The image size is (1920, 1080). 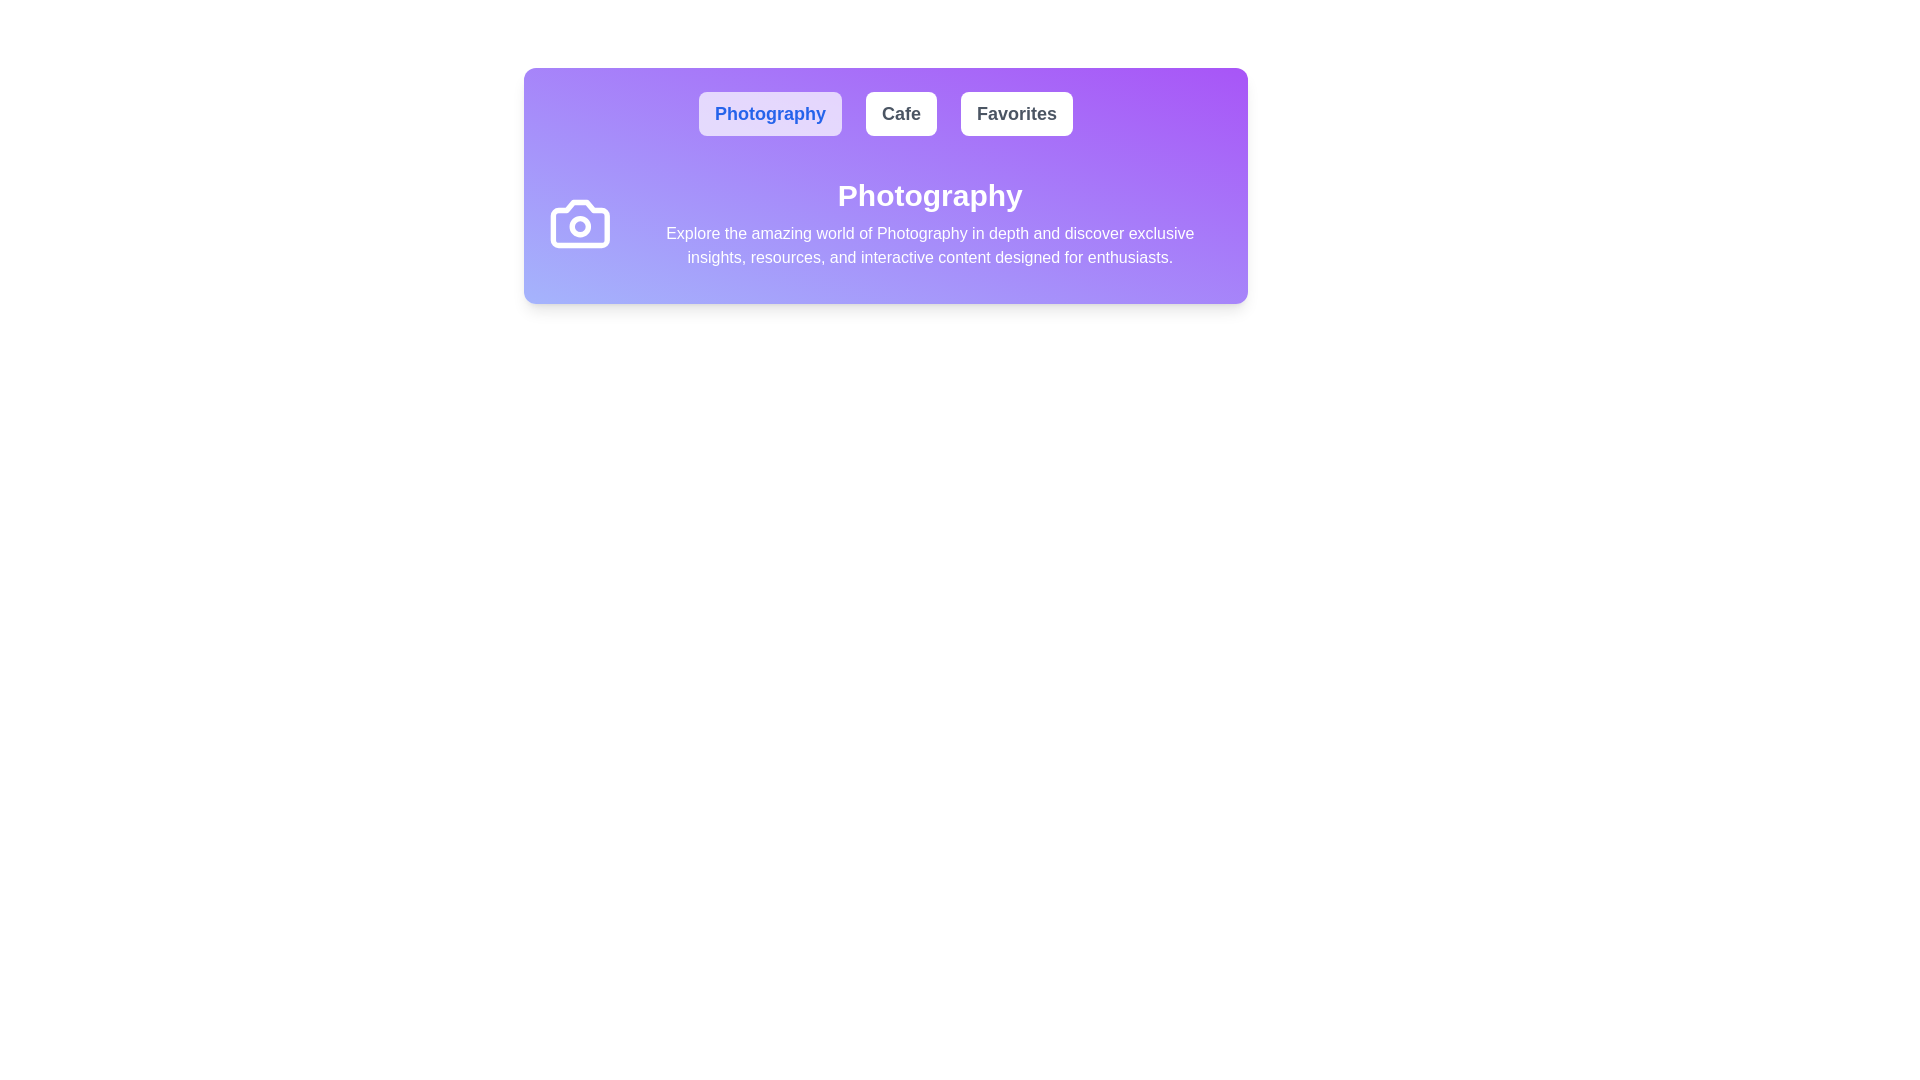 What do you see at coordinates (1017, 114) in the screenshot?
I see `the 'Favorites' button` at bounding box center [1017, 114].